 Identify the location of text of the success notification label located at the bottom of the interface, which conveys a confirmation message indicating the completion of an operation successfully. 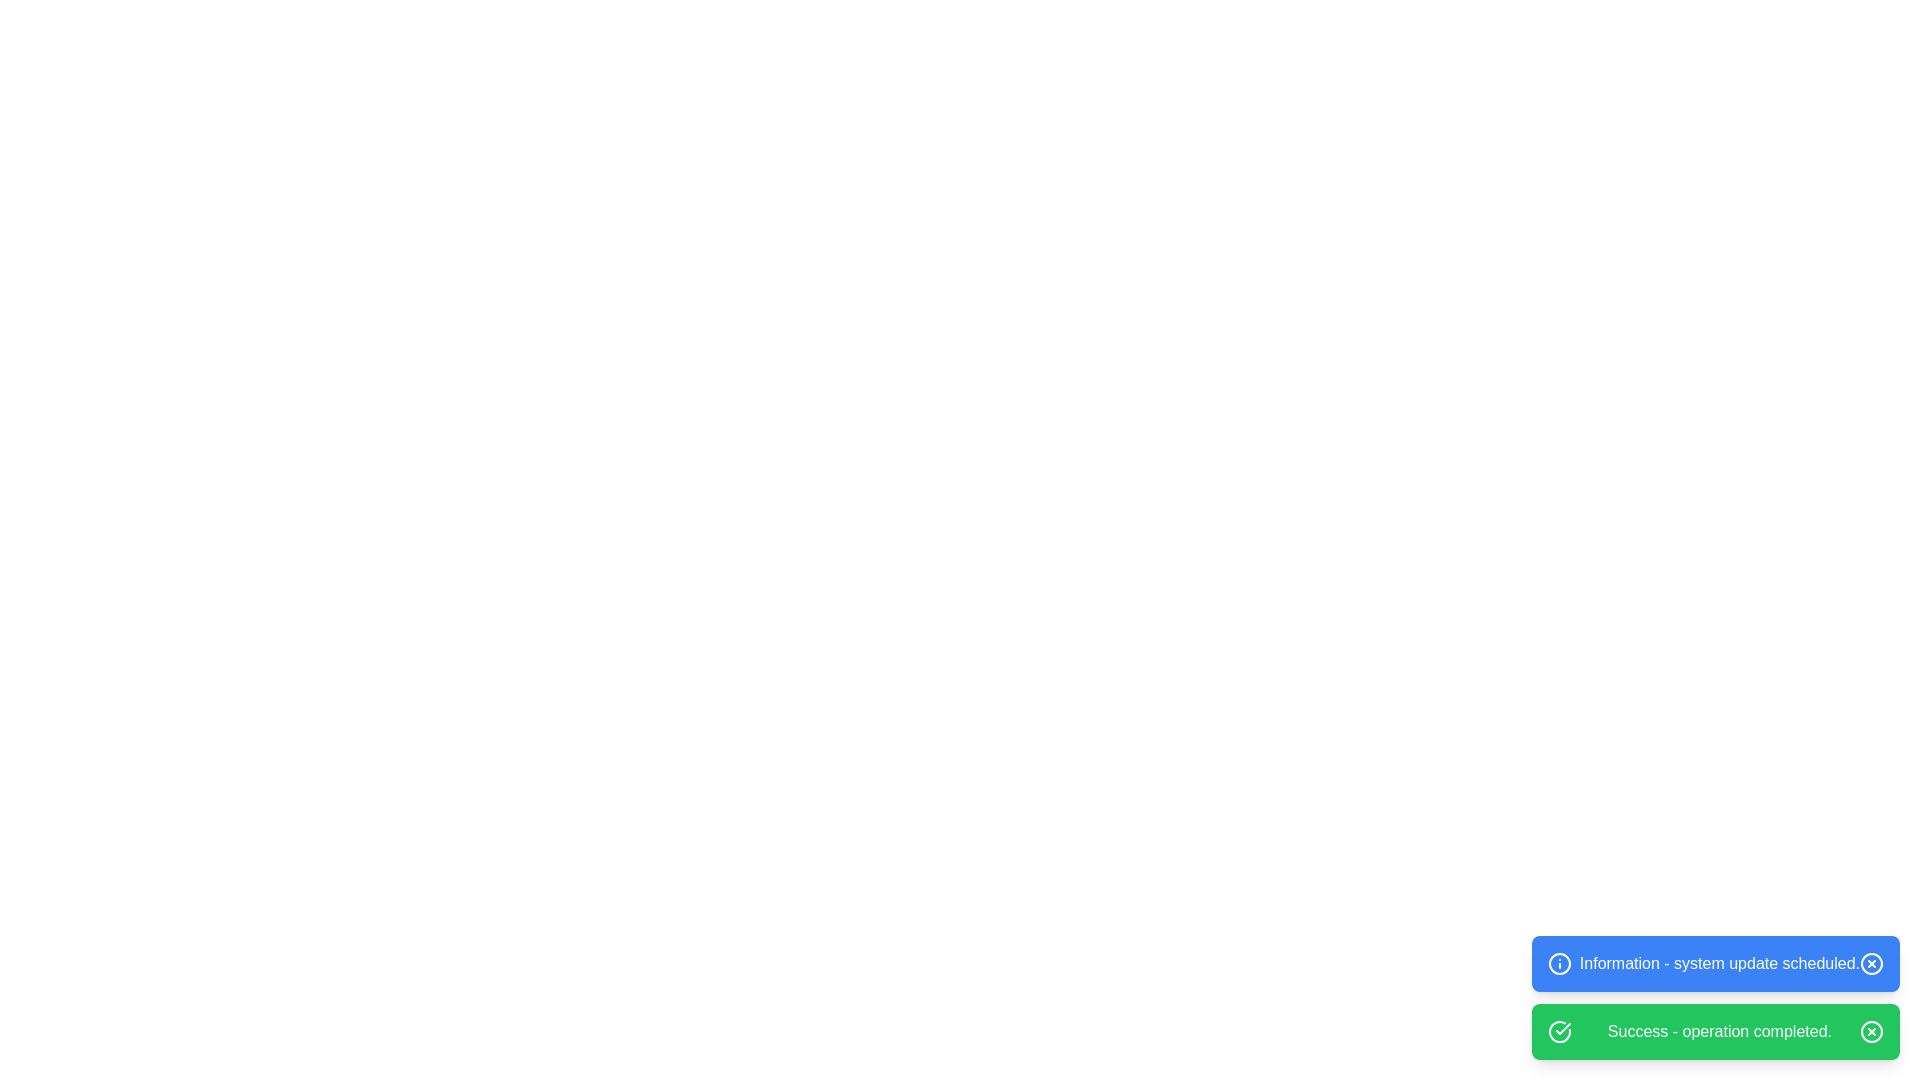
(1718, 1032).